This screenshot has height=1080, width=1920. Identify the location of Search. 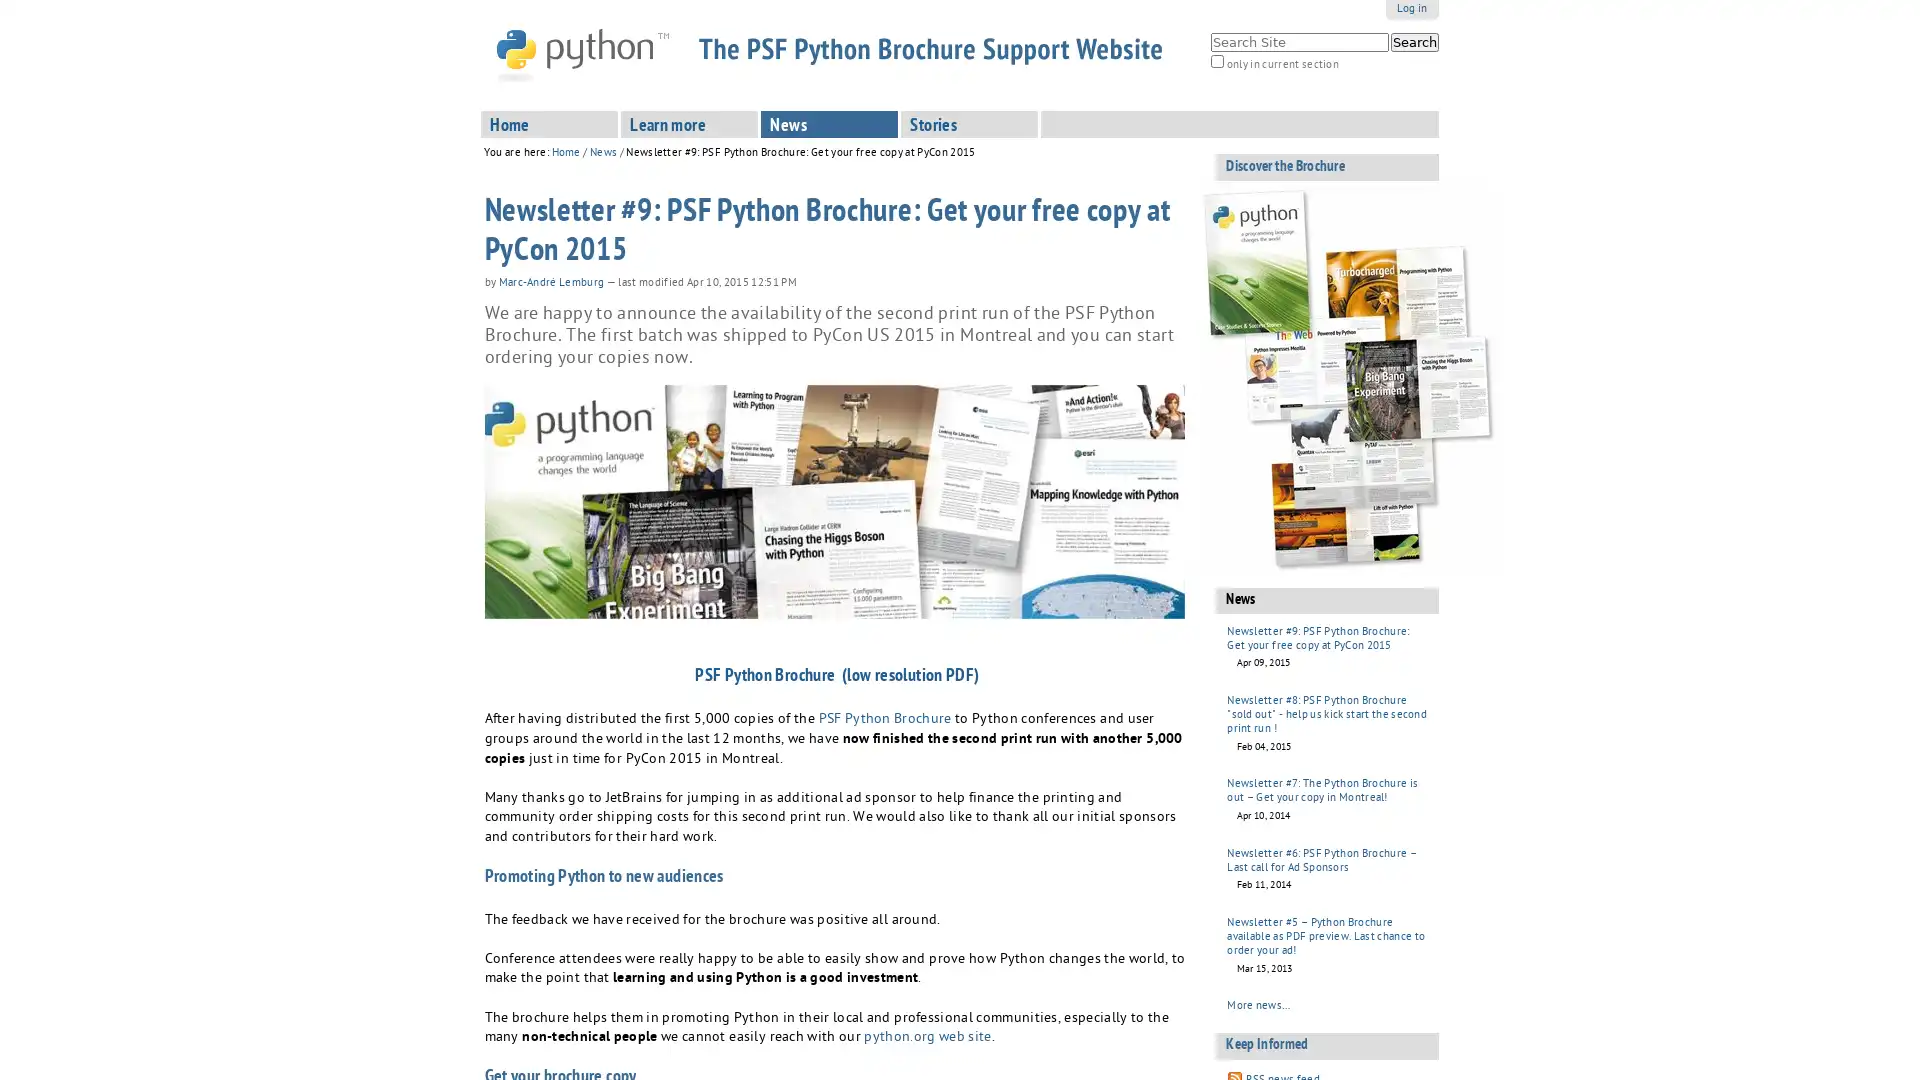
(1413, 42).